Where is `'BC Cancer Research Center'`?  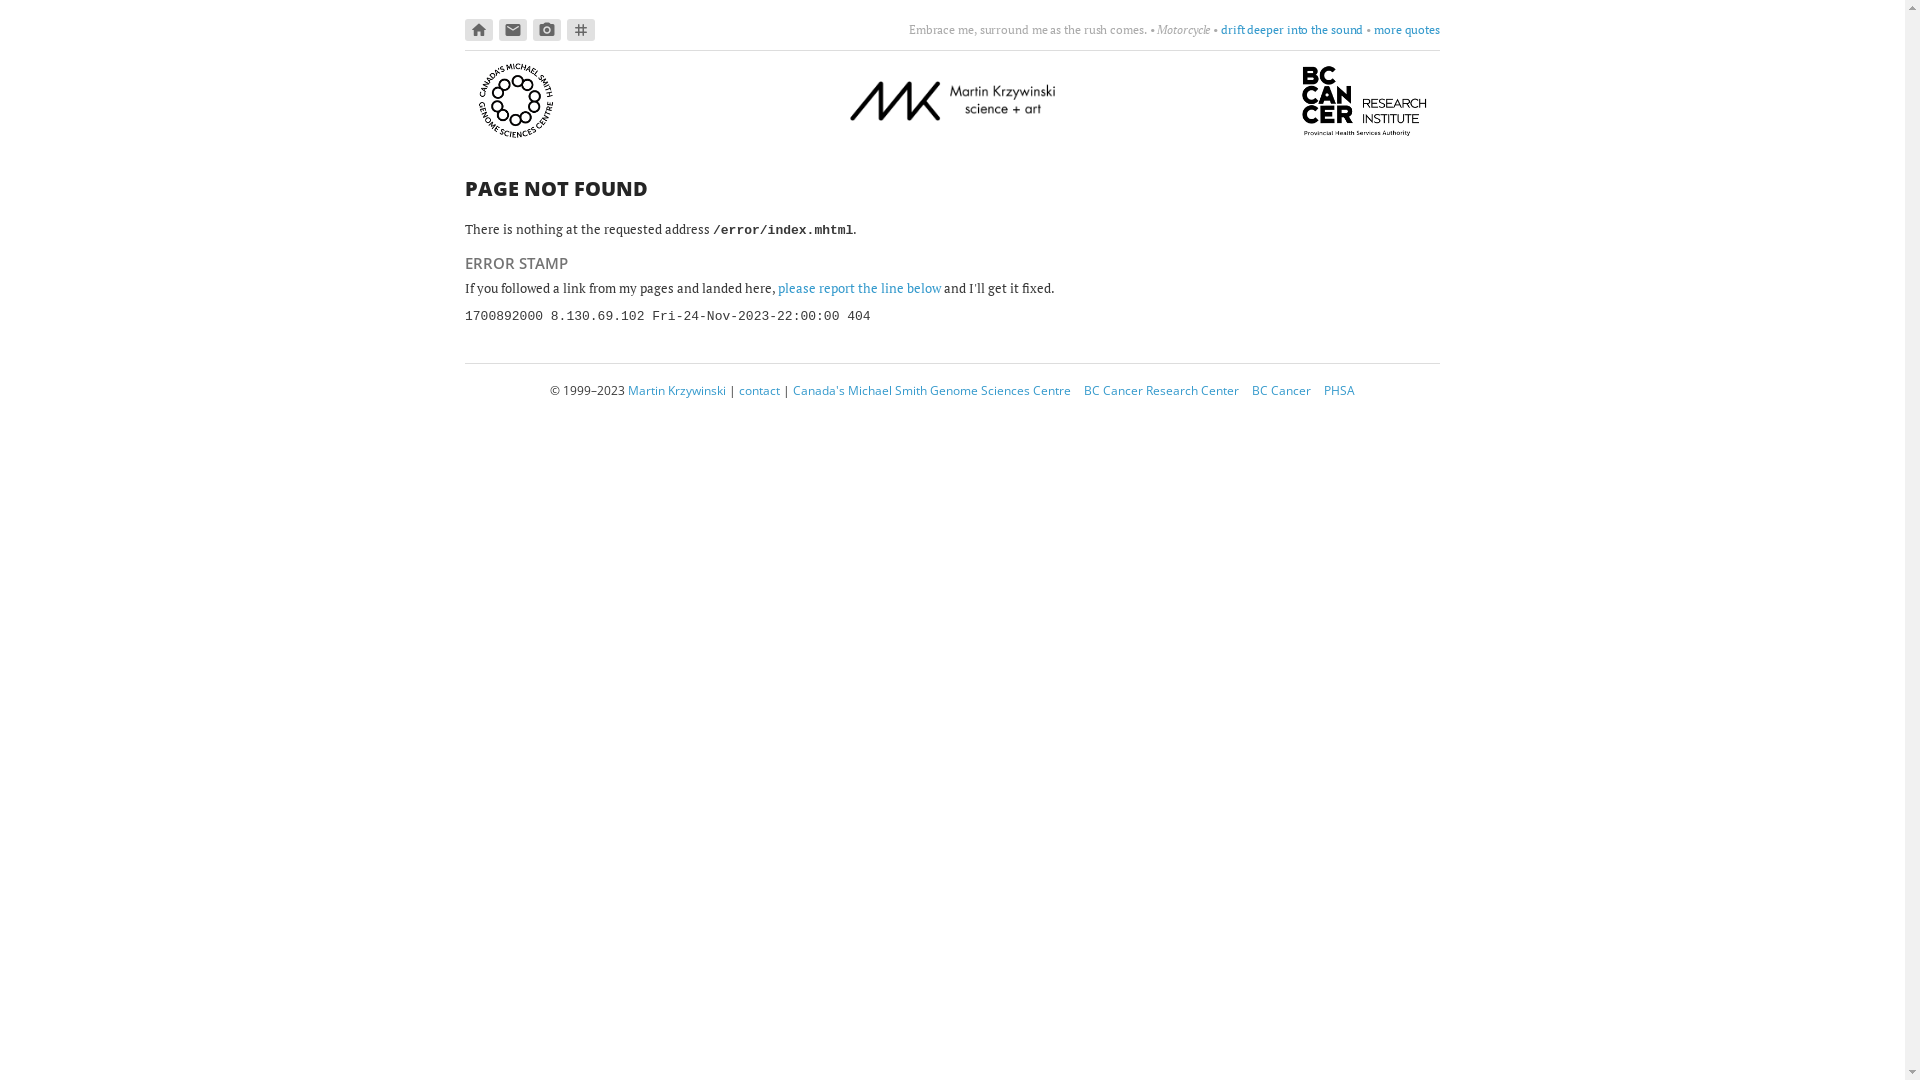
'BC Cancer Research Center' is located at coordinates (1161, 390).